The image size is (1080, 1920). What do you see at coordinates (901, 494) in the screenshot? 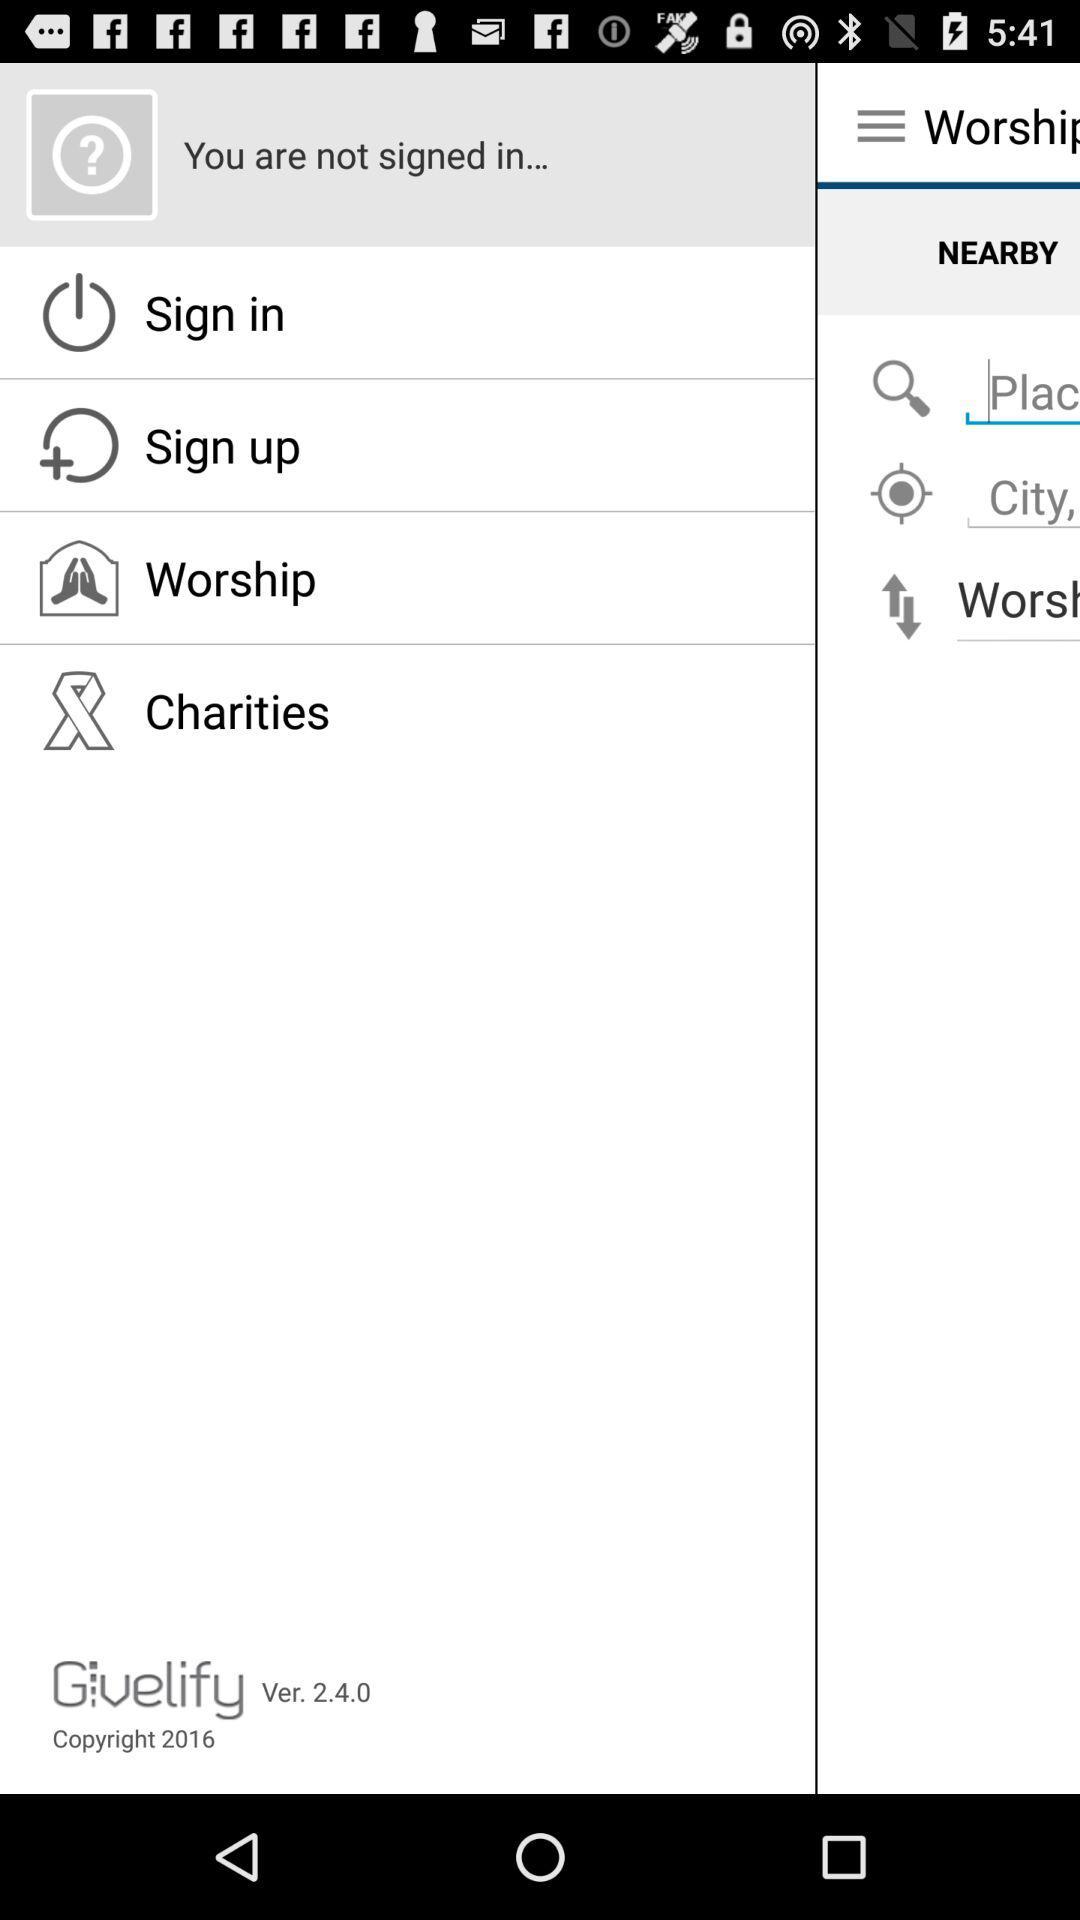
I see `location city` at bounding box center [901, 494].